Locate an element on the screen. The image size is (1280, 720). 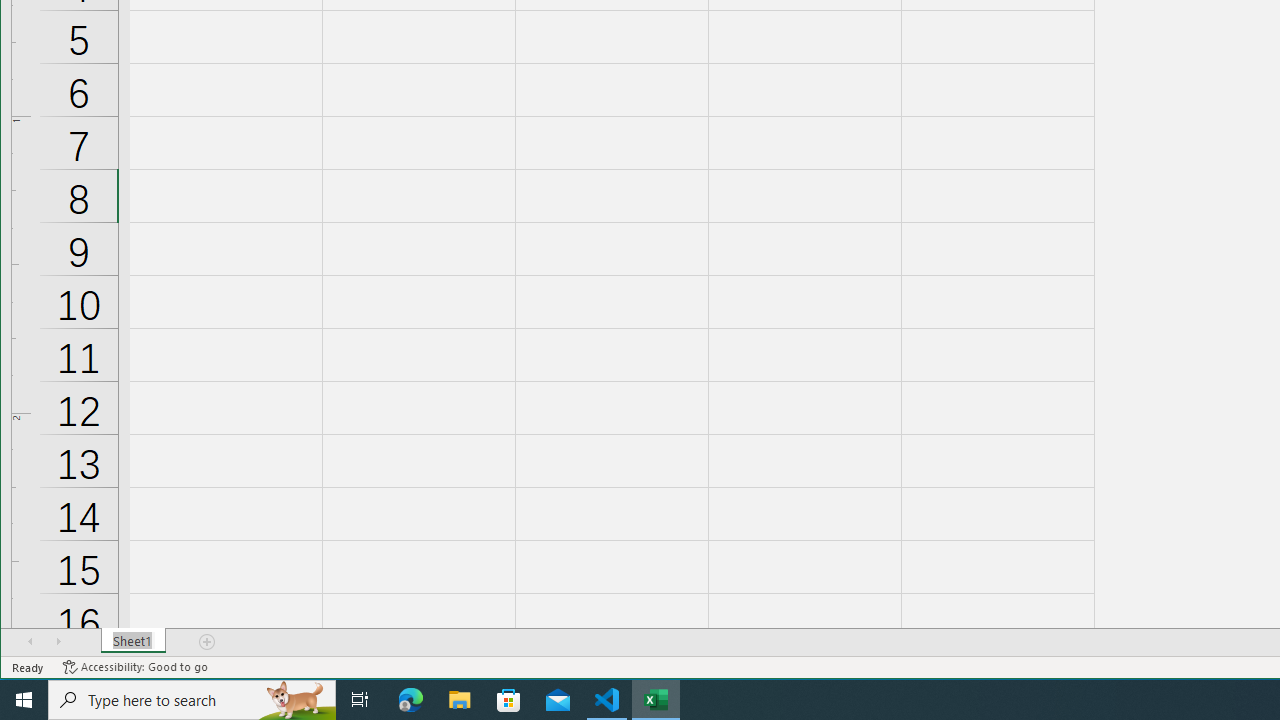
'Start' is located at coordinates (24, 698).